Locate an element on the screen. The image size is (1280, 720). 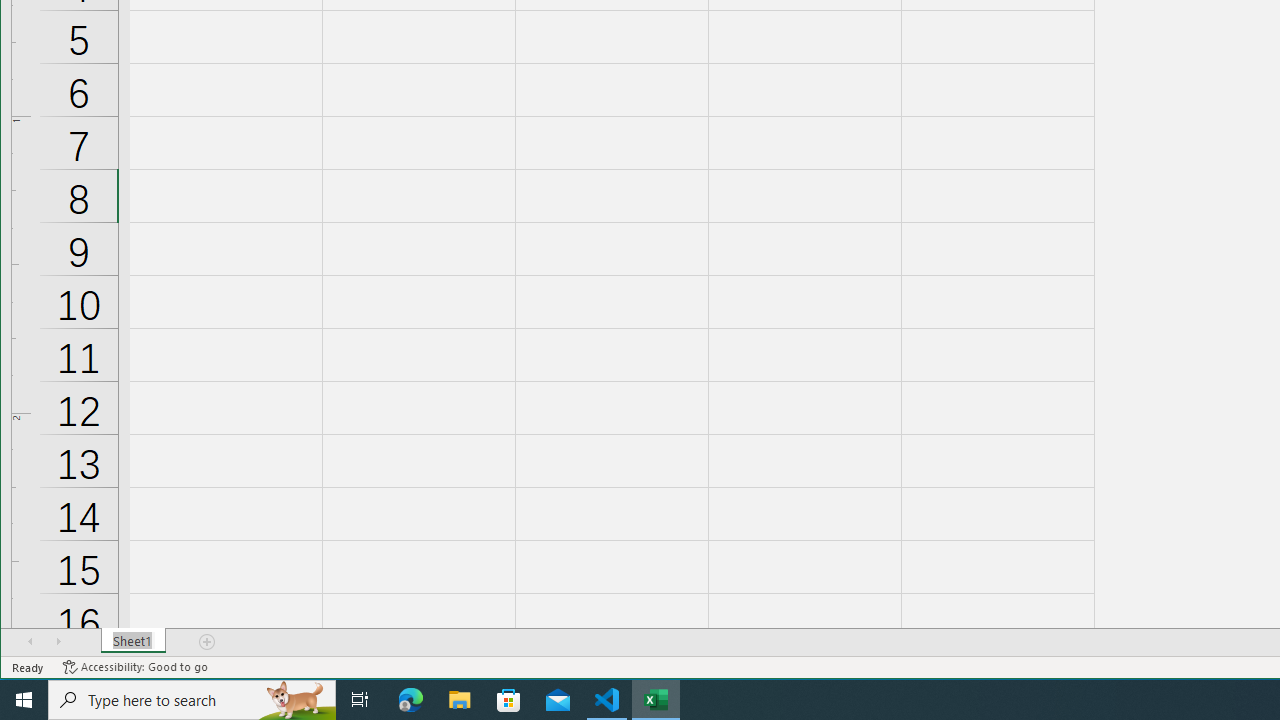
'Start' is located at coordinates (24, 698).